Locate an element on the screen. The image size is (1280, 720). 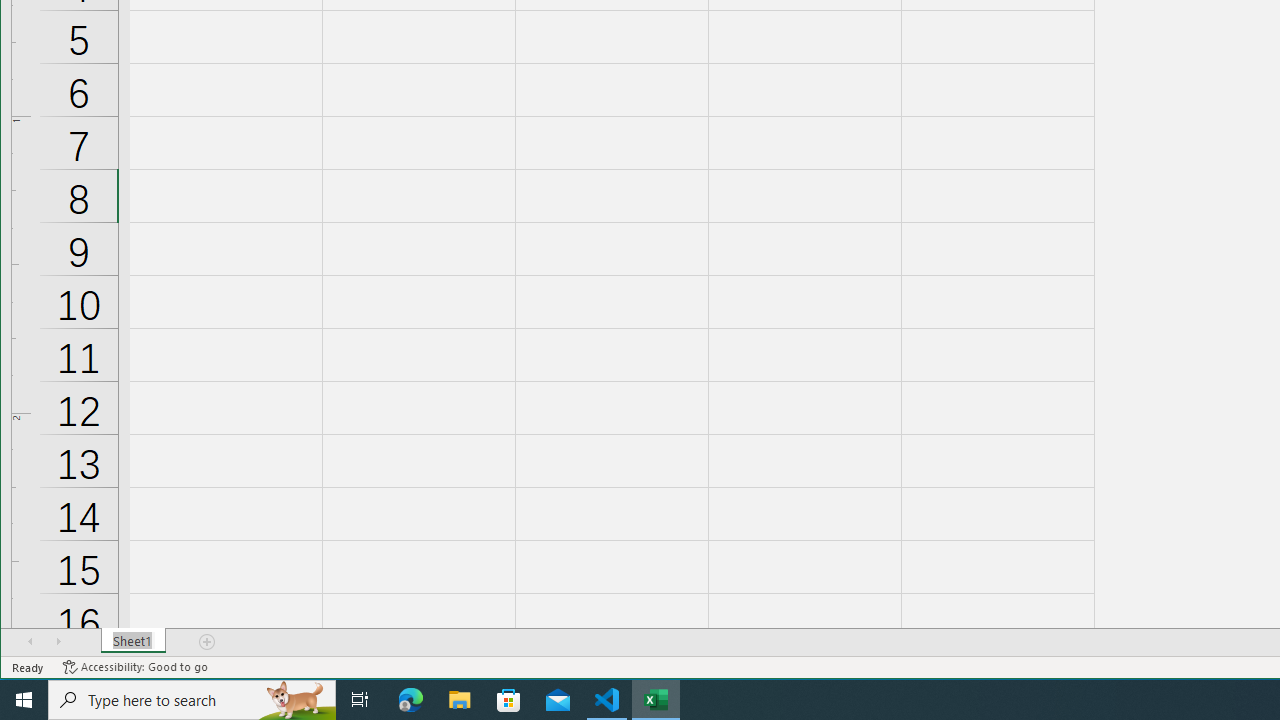
'Start' is located at coordinates (24, 698).